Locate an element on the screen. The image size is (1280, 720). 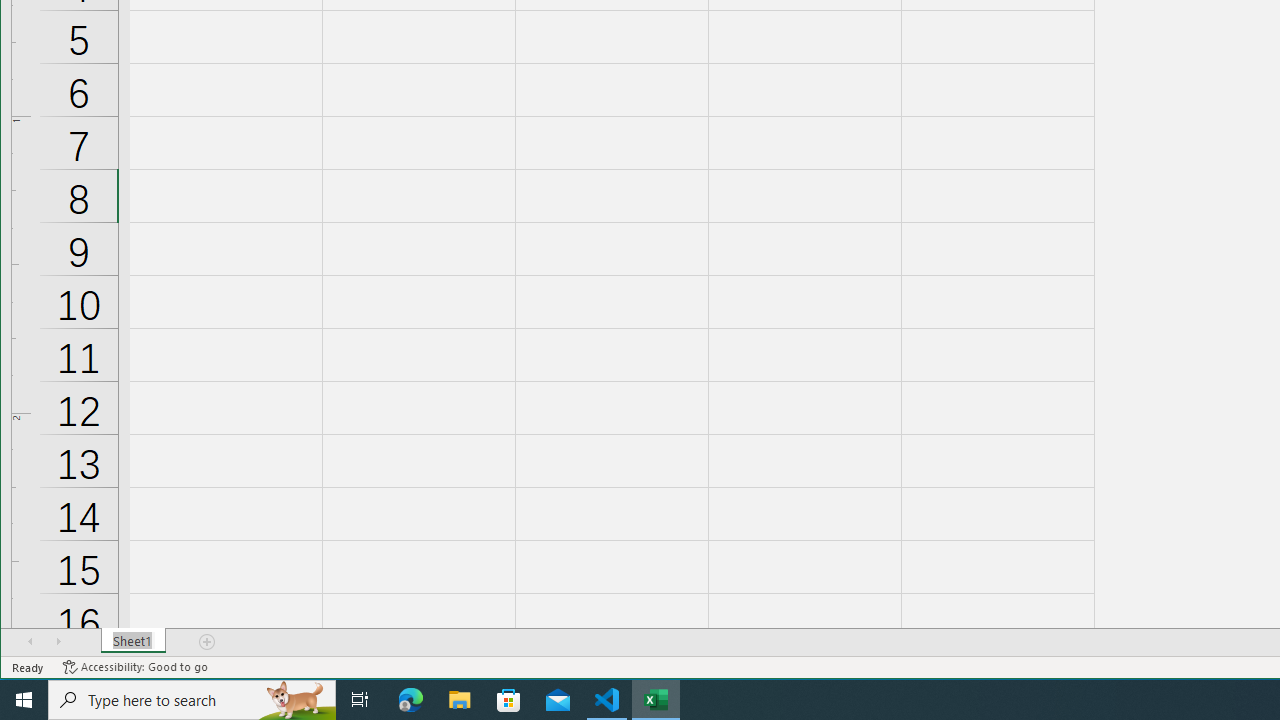
'Start' is located at coordinates (24, 698).